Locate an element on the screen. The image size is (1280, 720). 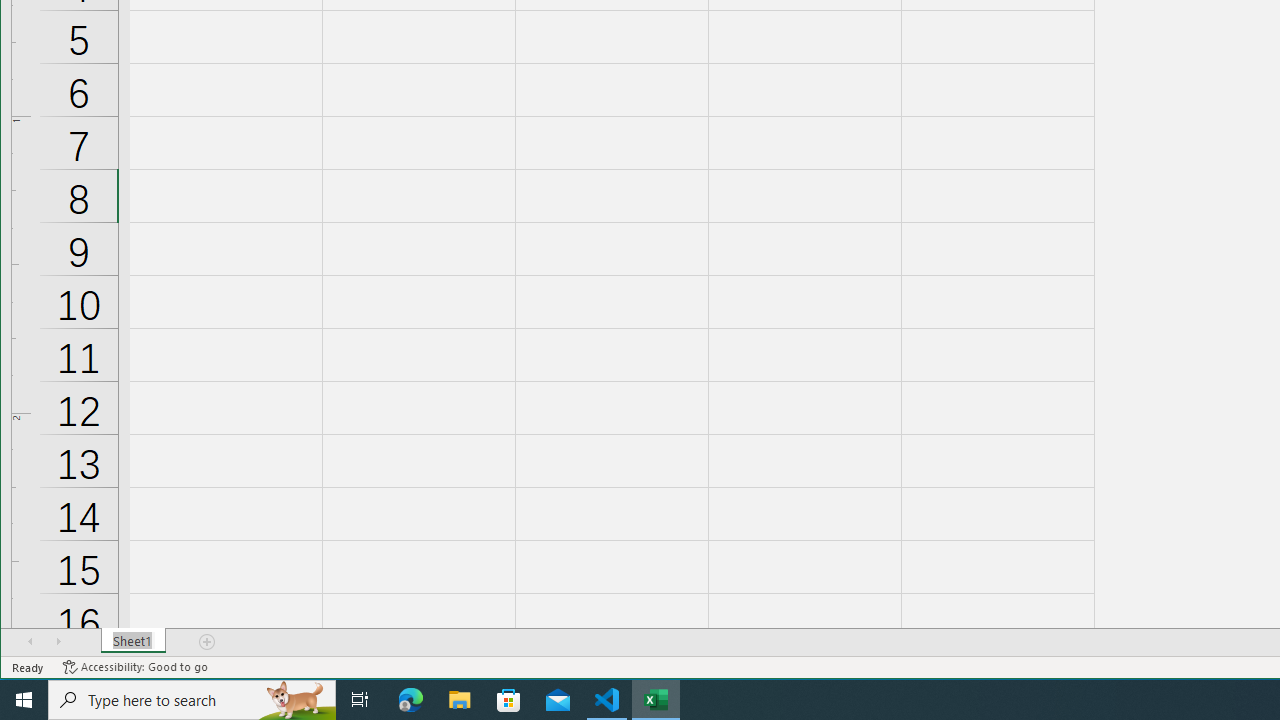
'Start' is located at coordinates (24, 698).